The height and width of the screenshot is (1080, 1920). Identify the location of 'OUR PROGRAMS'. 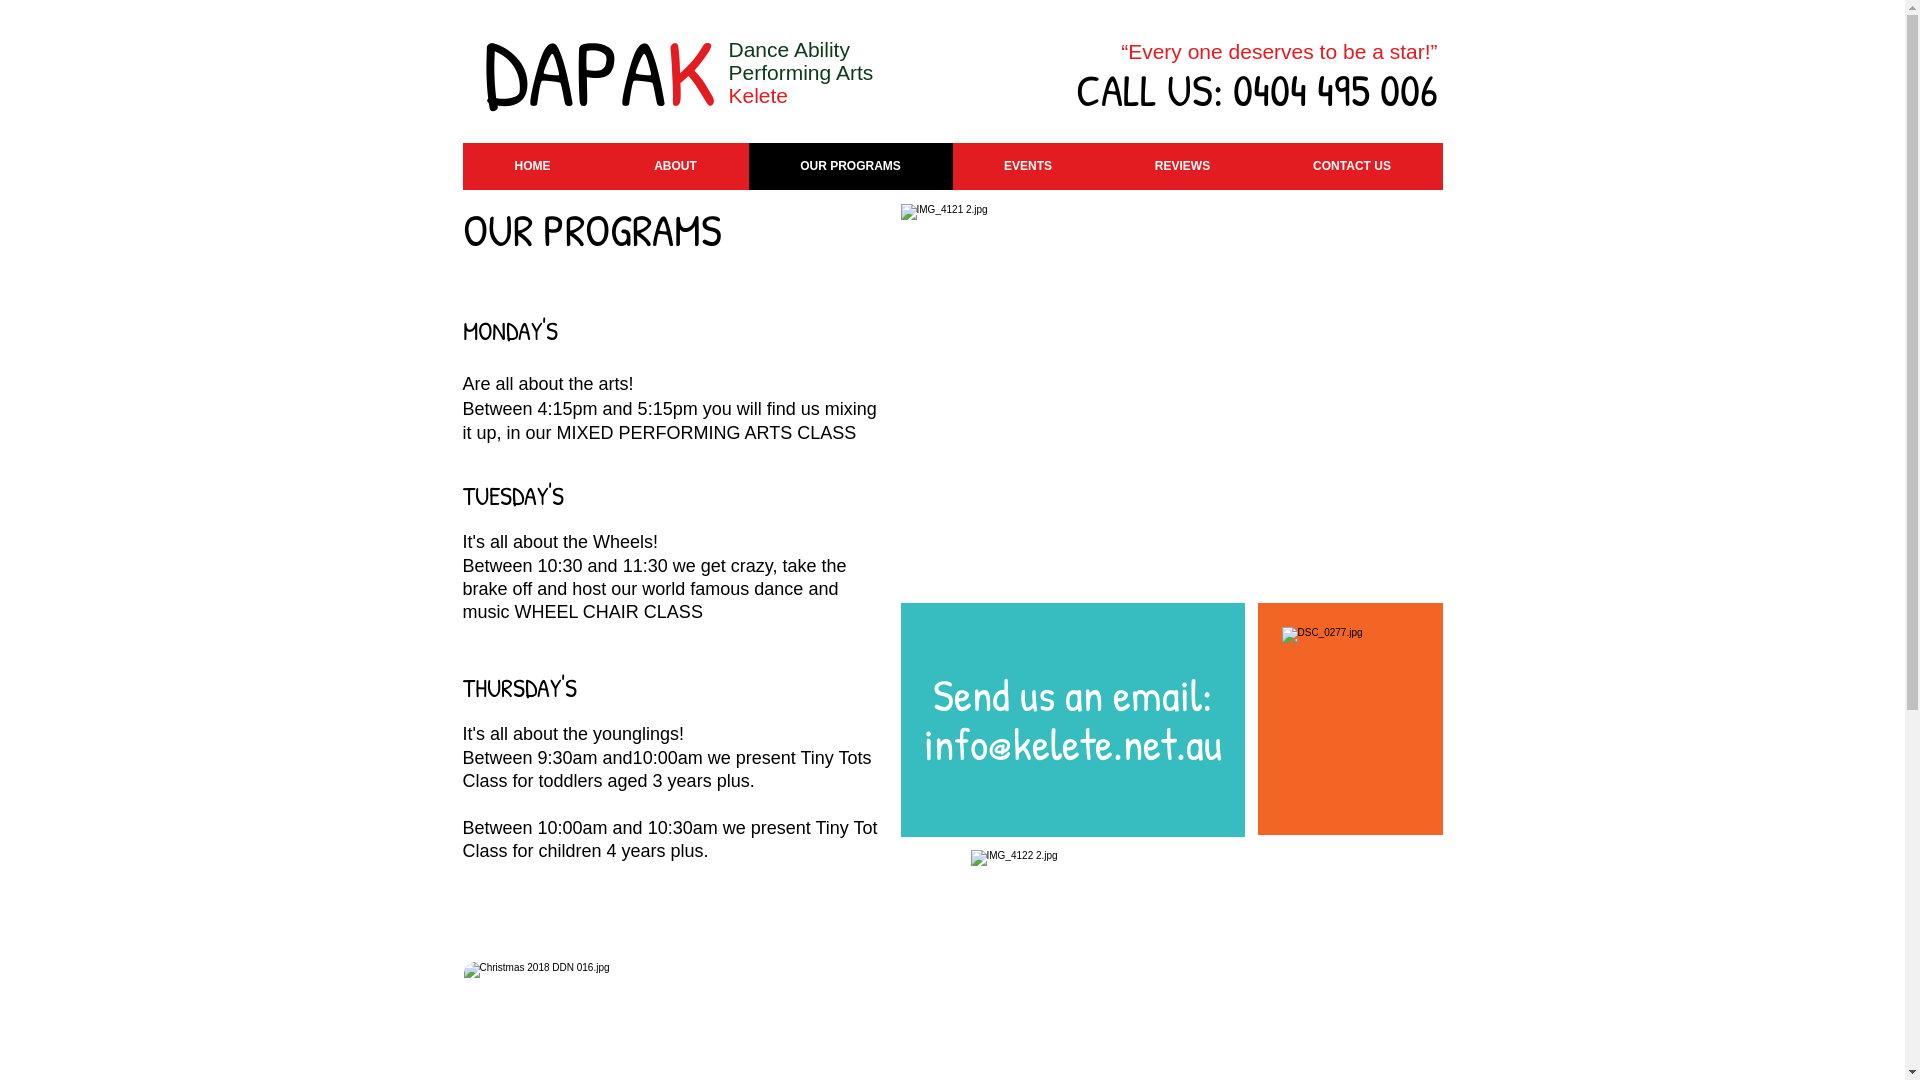
(849, 165).